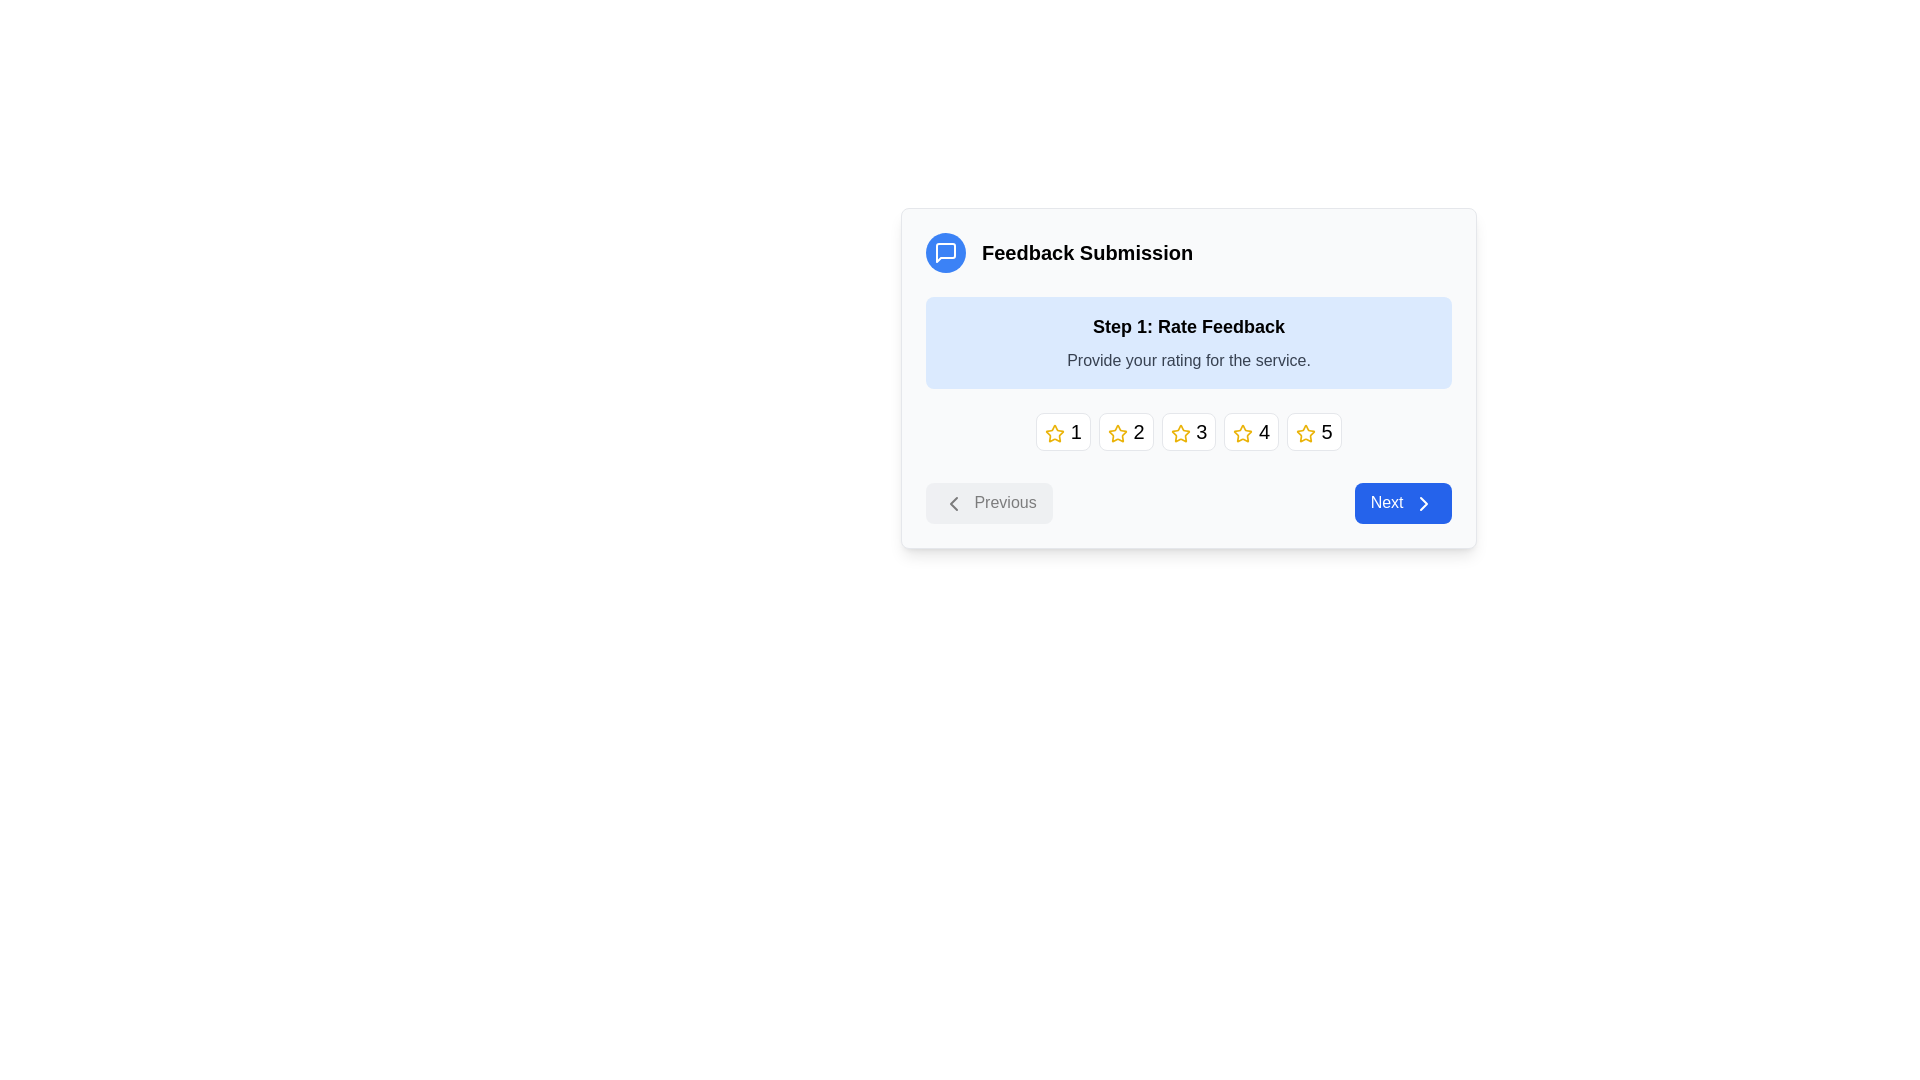  I want to click on the fourth star icon in the rating section, so click(1305, 432).